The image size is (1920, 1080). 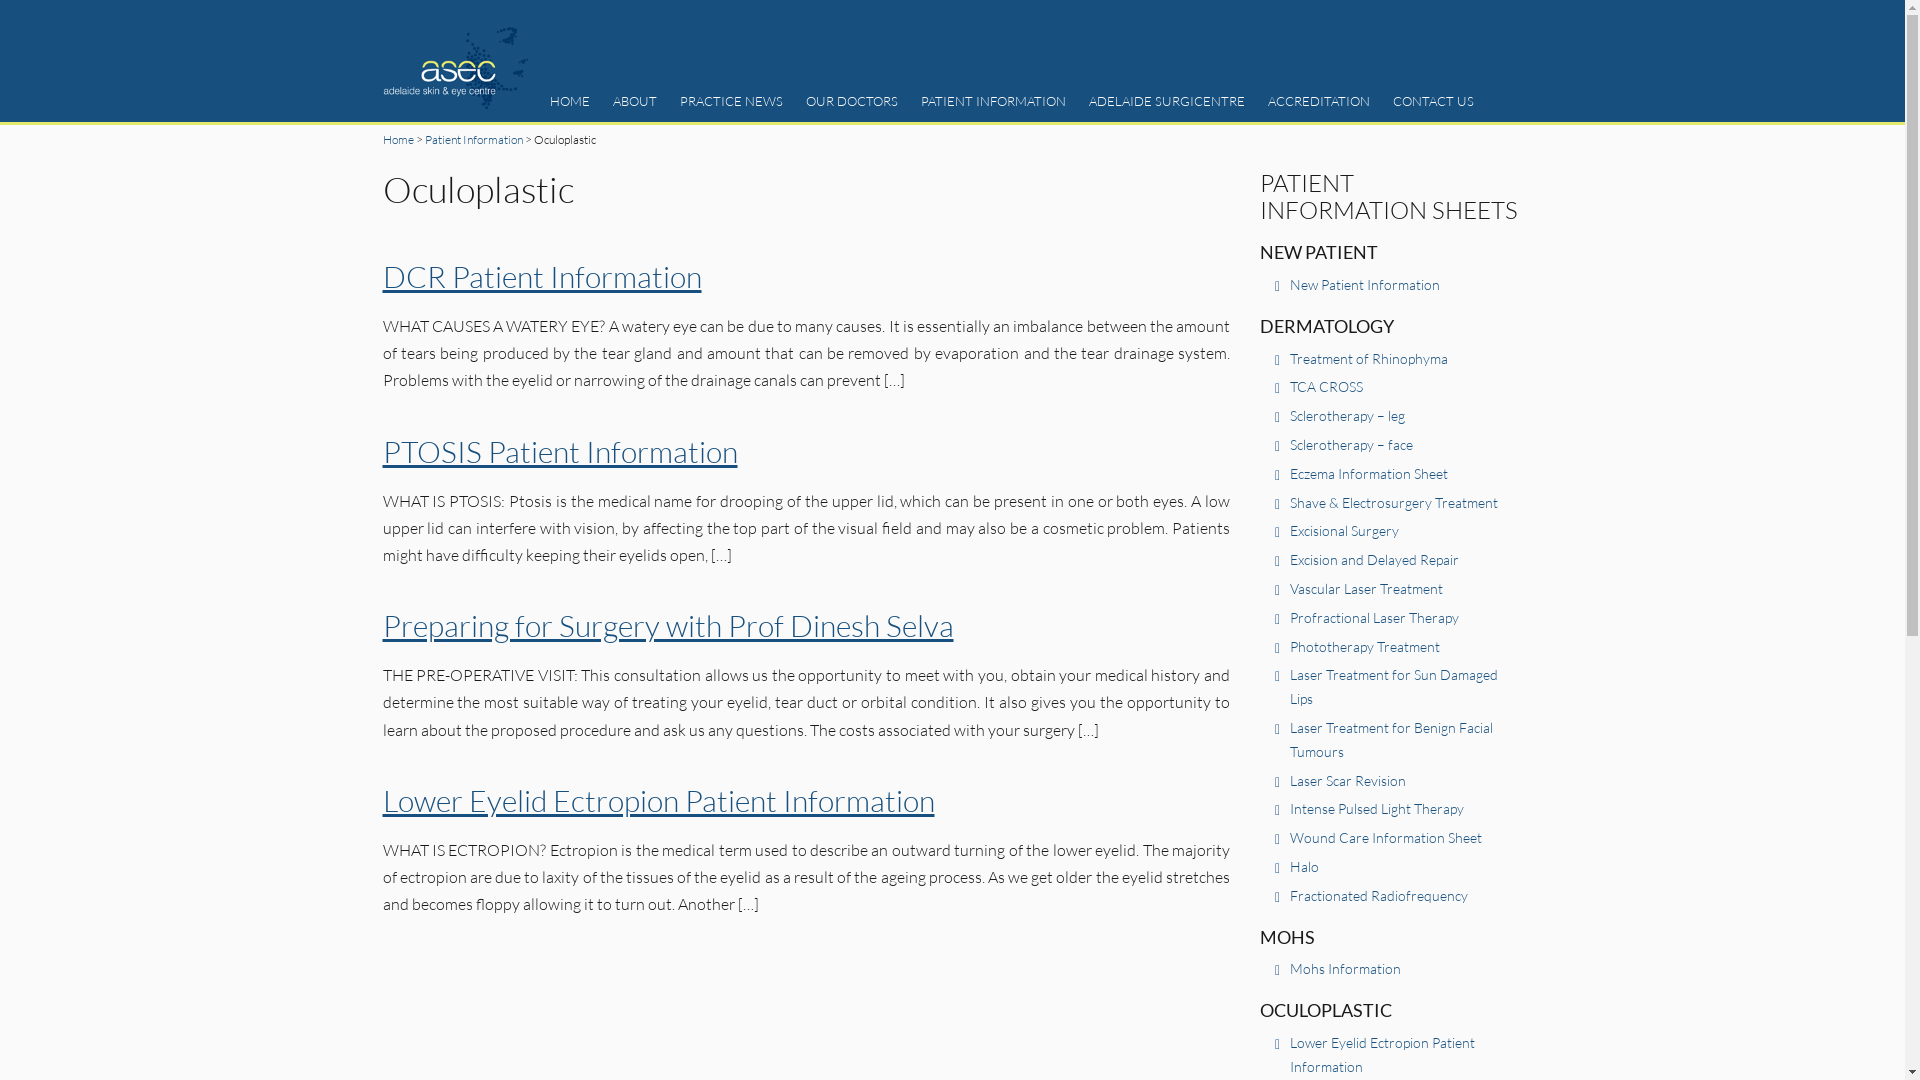 I want to click on 'Halo', so click(x=1304, y=865).